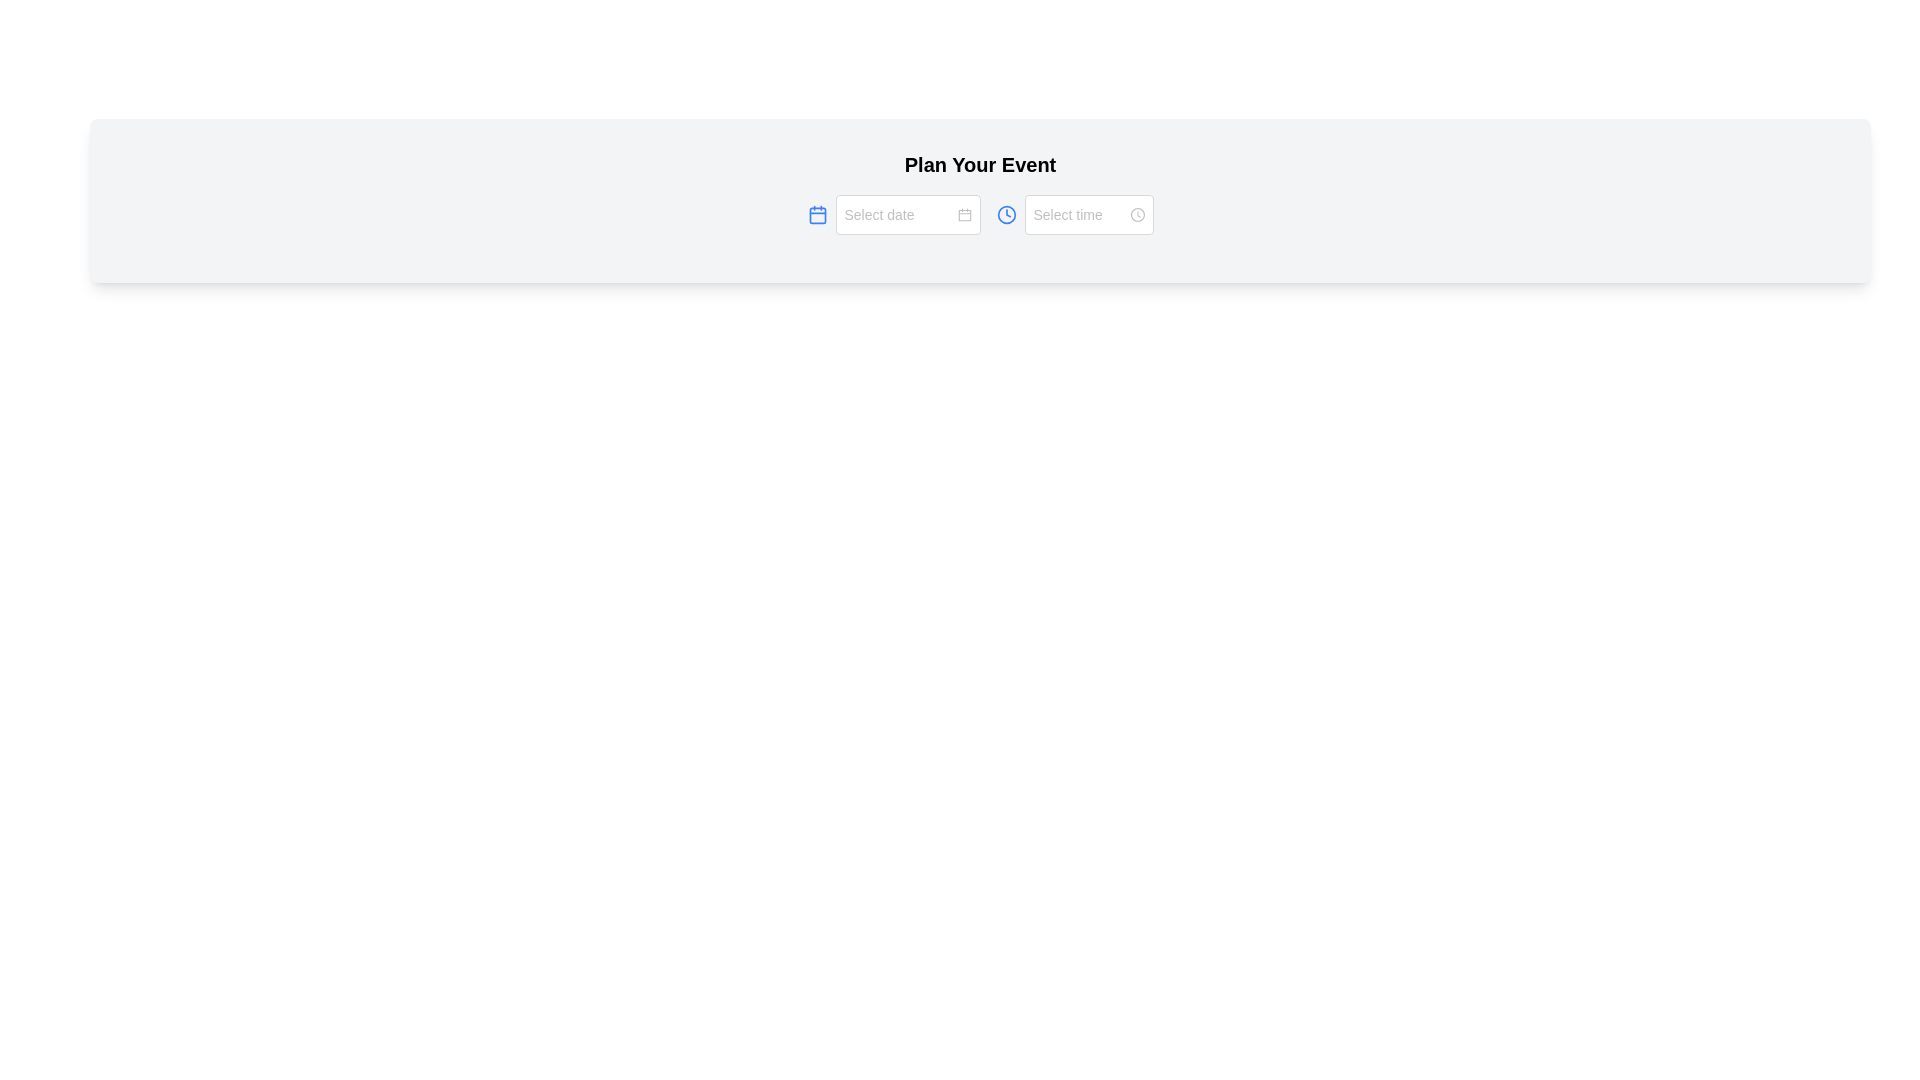  What do you see at coordinates (1137, 215) in the screenshot?
I see `the circular clock-shaped icon next to the 'Select time' input box to interact with the time picker` at bounding box center [1137, 215].